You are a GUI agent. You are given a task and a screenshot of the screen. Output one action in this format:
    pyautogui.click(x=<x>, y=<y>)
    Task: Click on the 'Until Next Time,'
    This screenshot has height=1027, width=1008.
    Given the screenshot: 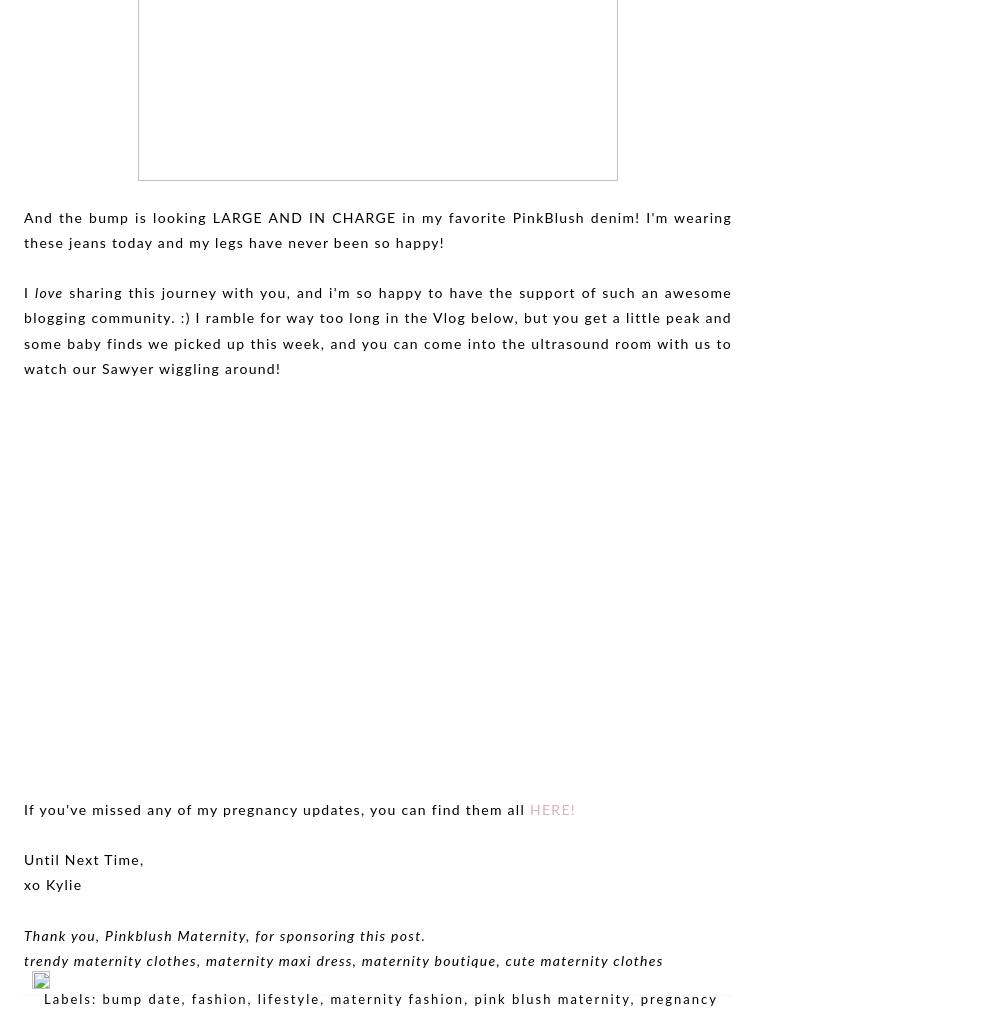 What is the action you would take?
    pyautogui.click(x=83, y=860)
    